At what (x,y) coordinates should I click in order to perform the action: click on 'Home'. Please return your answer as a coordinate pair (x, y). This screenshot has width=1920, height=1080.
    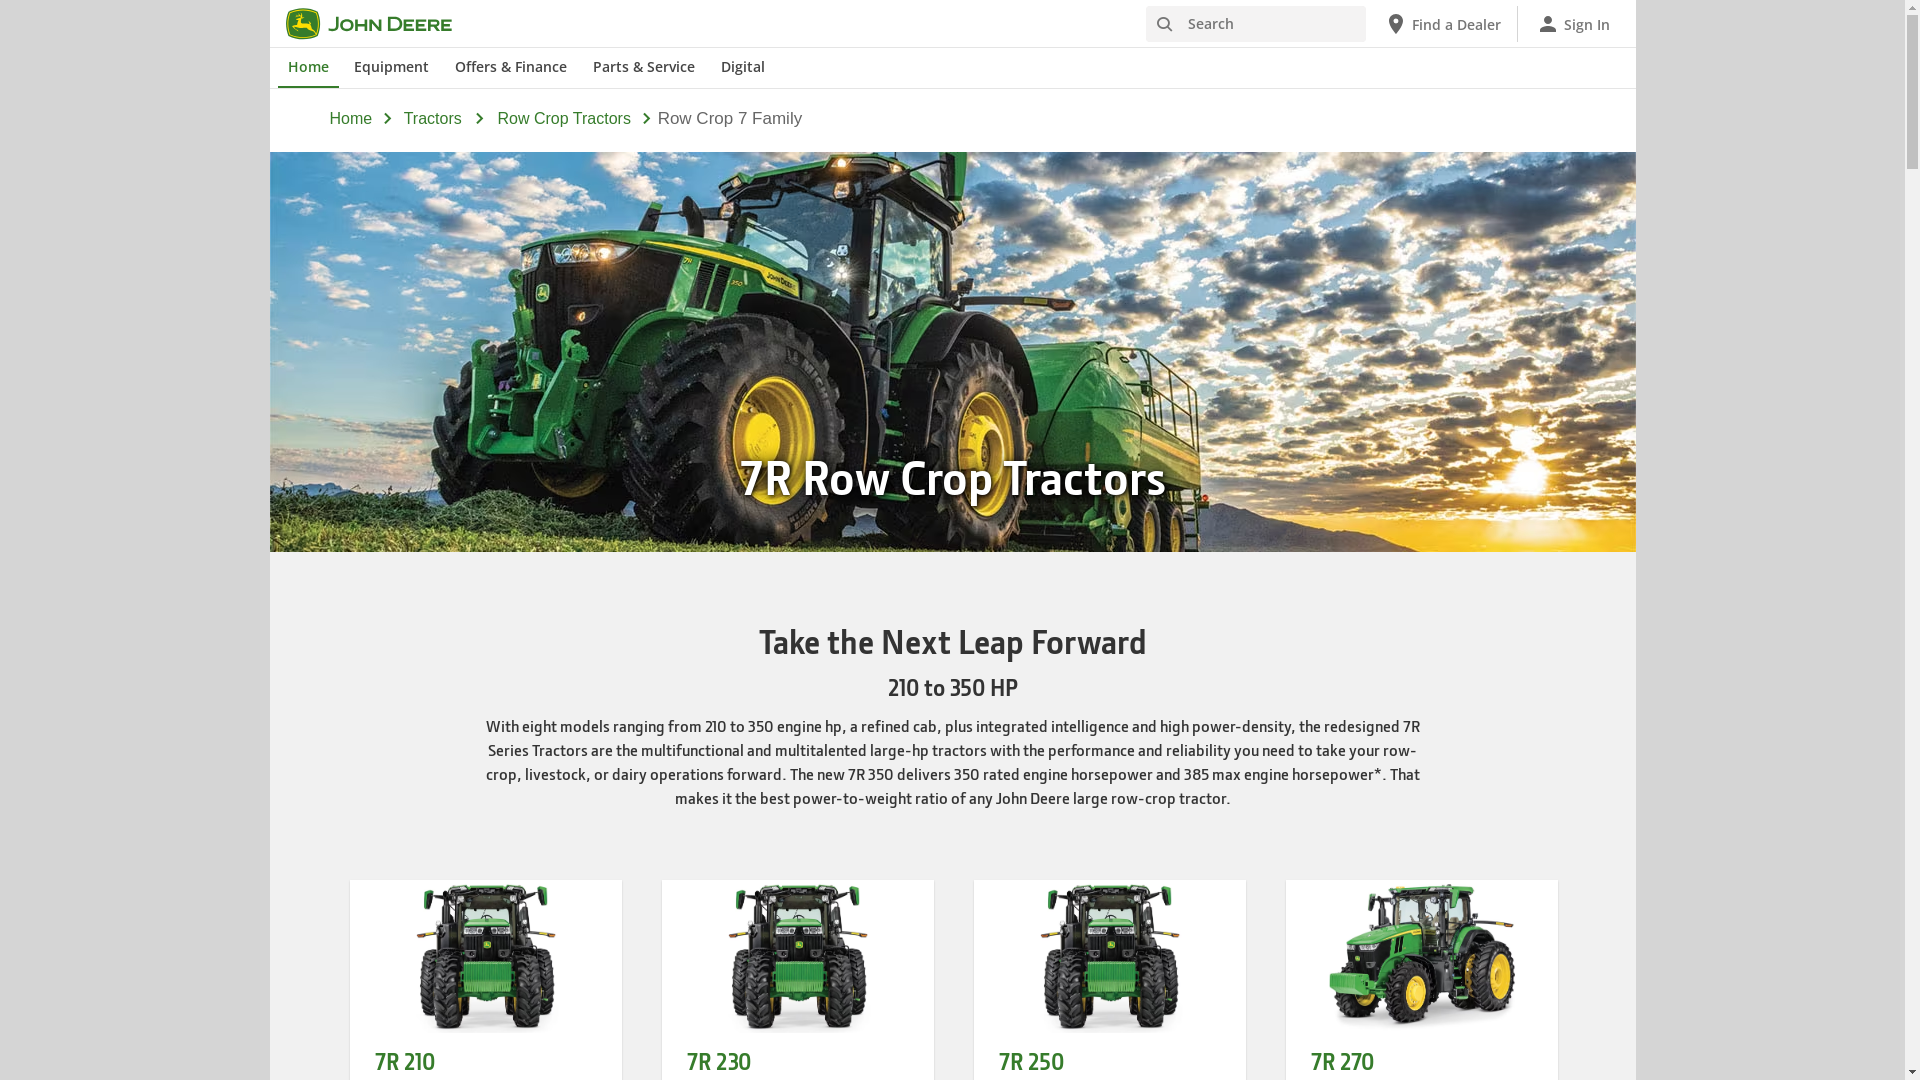
    Looking at the image, I should click on (330, 118).